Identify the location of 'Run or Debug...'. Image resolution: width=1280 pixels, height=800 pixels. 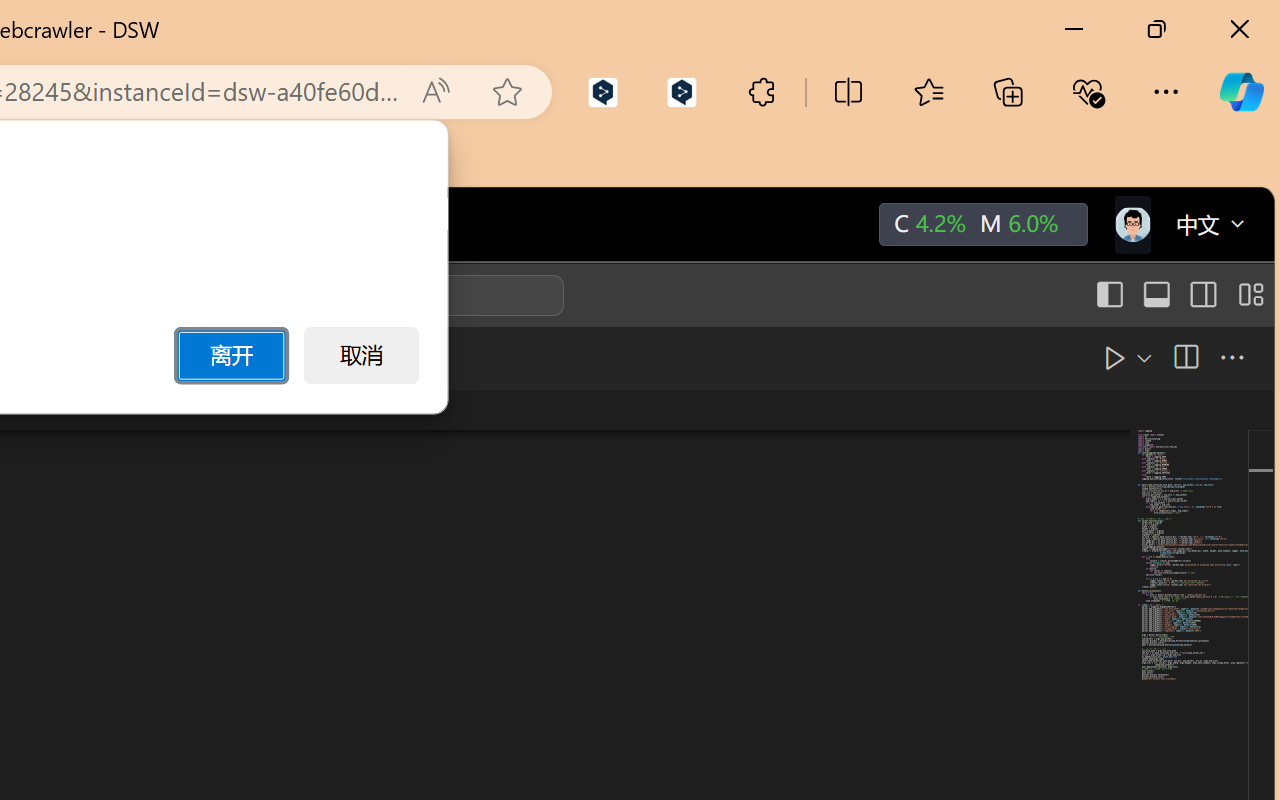
(1095, 357).